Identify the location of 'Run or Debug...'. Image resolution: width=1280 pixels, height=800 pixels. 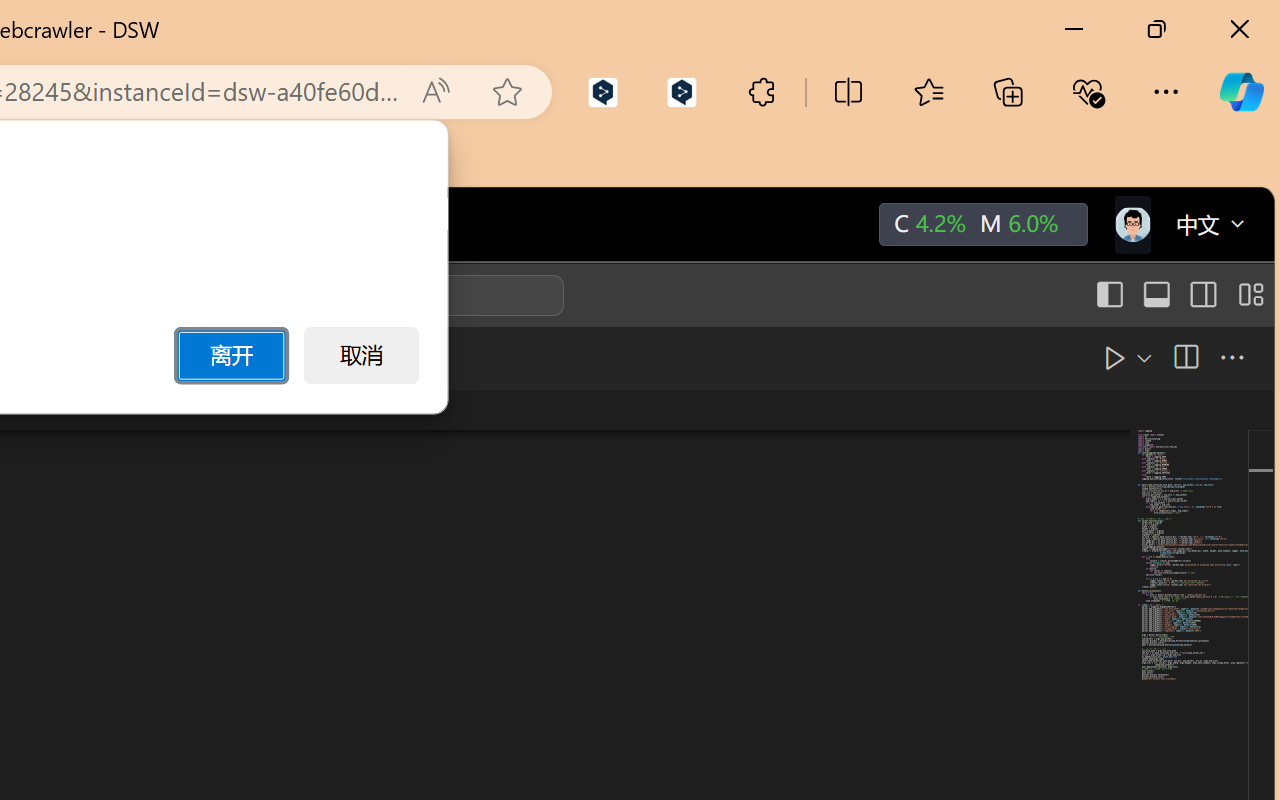
(1095, 357).